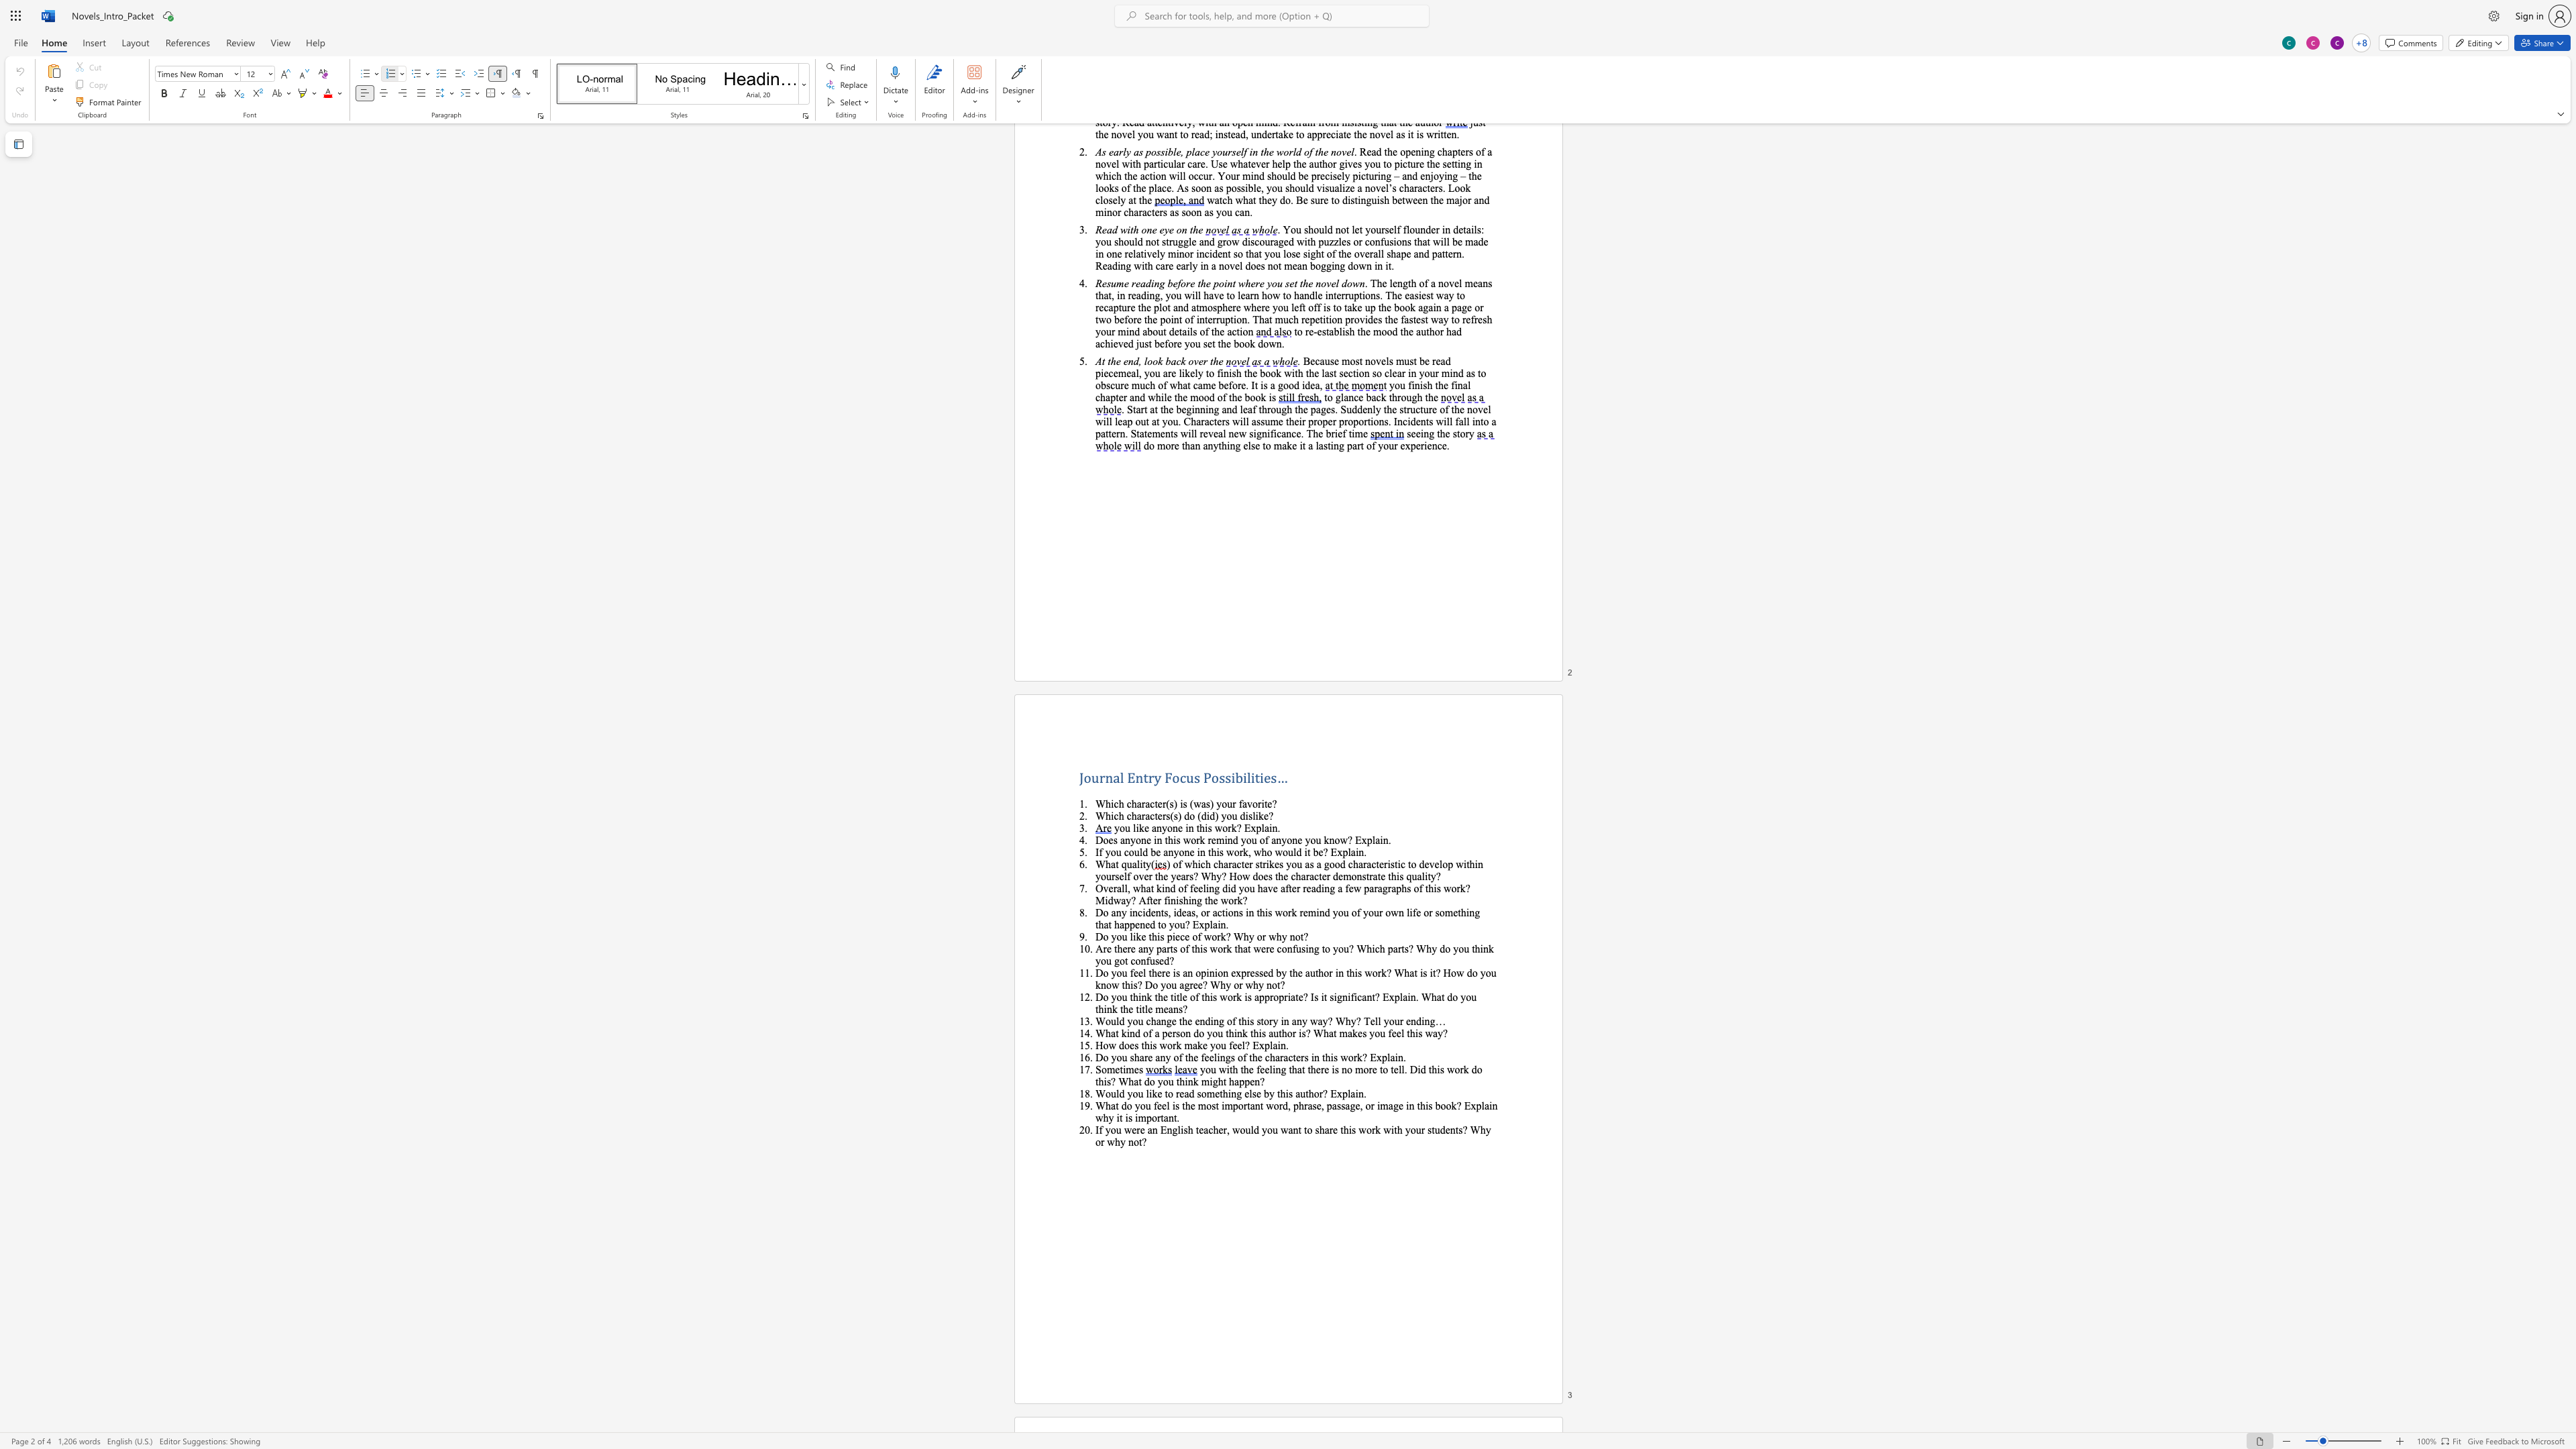 Image resolution: width=2576 pixels, height=1449 pixels. Describe the element at coordinates (1436, 1020) in the screenshot. I see `the space between the continuous character "g" and "…" in the text` at that location.